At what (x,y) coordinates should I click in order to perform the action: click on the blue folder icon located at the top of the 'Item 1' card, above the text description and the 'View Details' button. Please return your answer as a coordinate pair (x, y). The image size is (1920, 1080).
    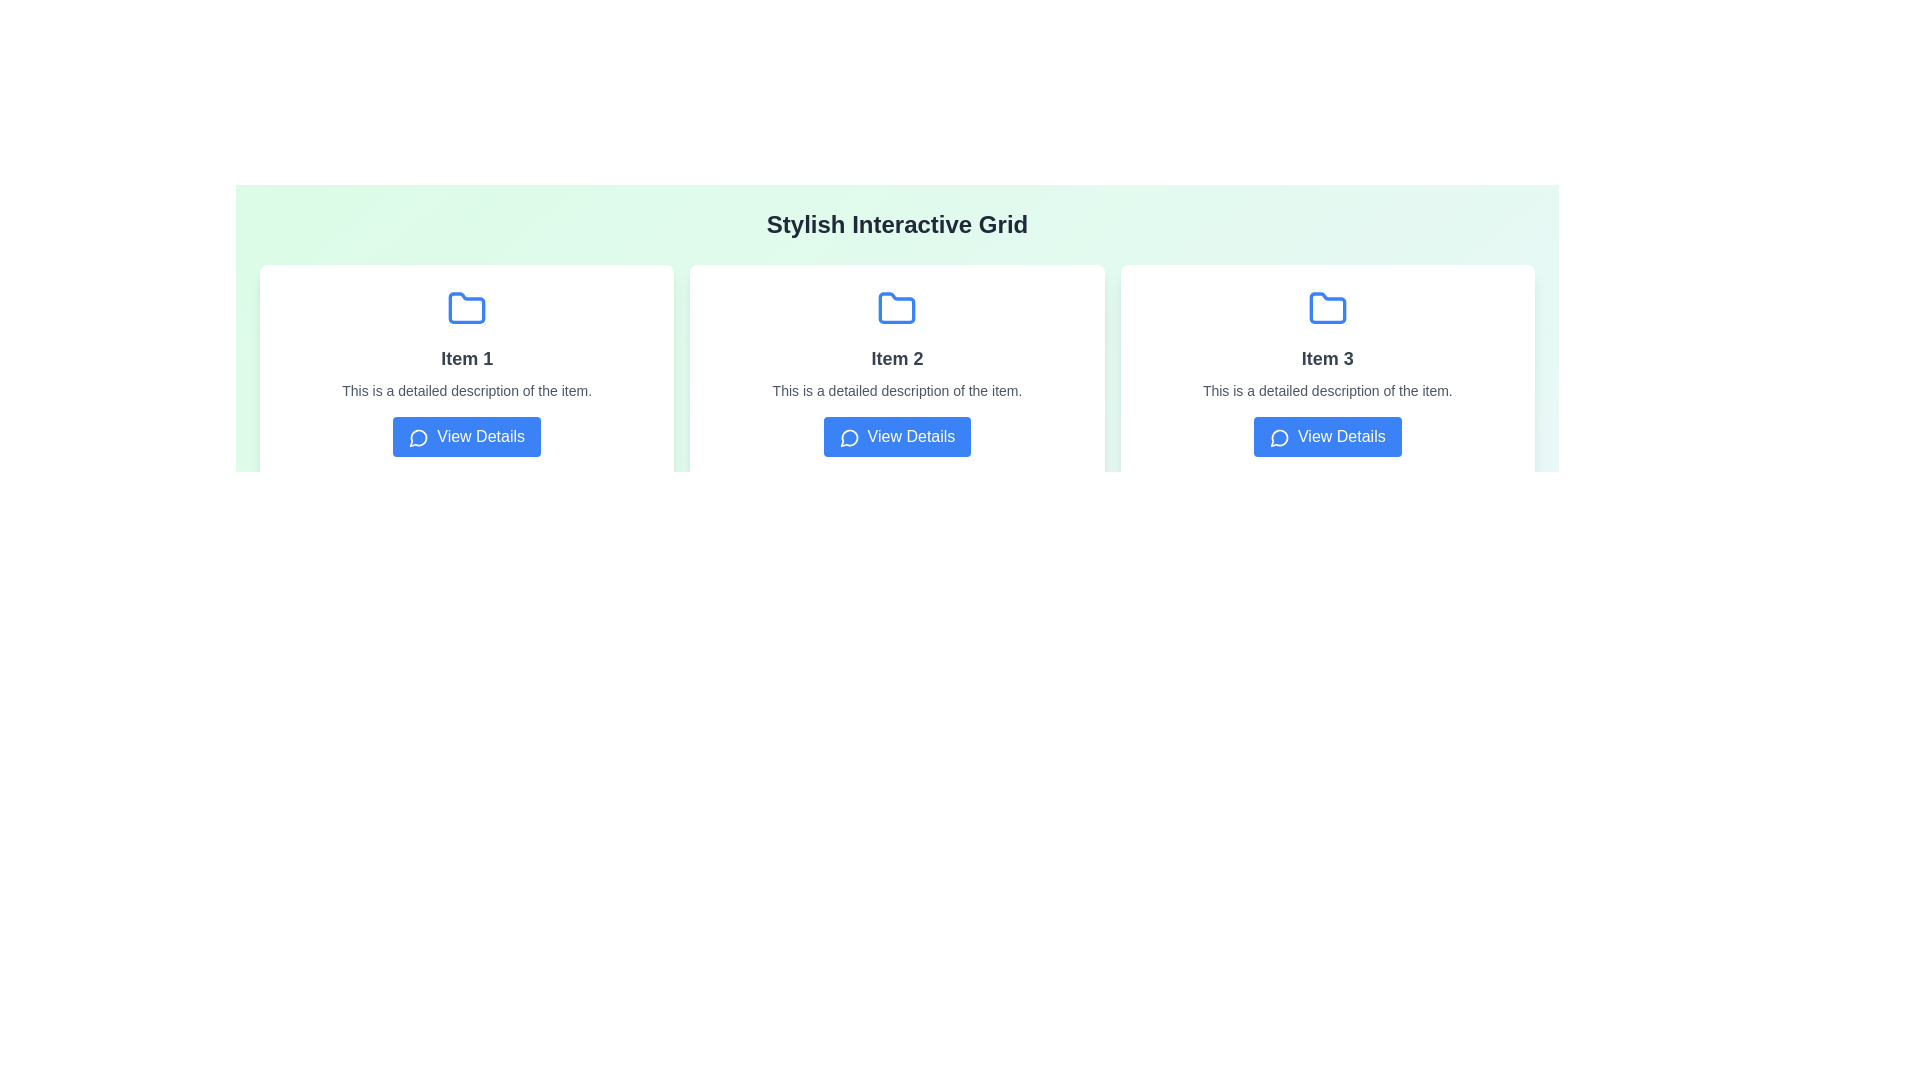
    Looking at the image, I should click on (466, 308).